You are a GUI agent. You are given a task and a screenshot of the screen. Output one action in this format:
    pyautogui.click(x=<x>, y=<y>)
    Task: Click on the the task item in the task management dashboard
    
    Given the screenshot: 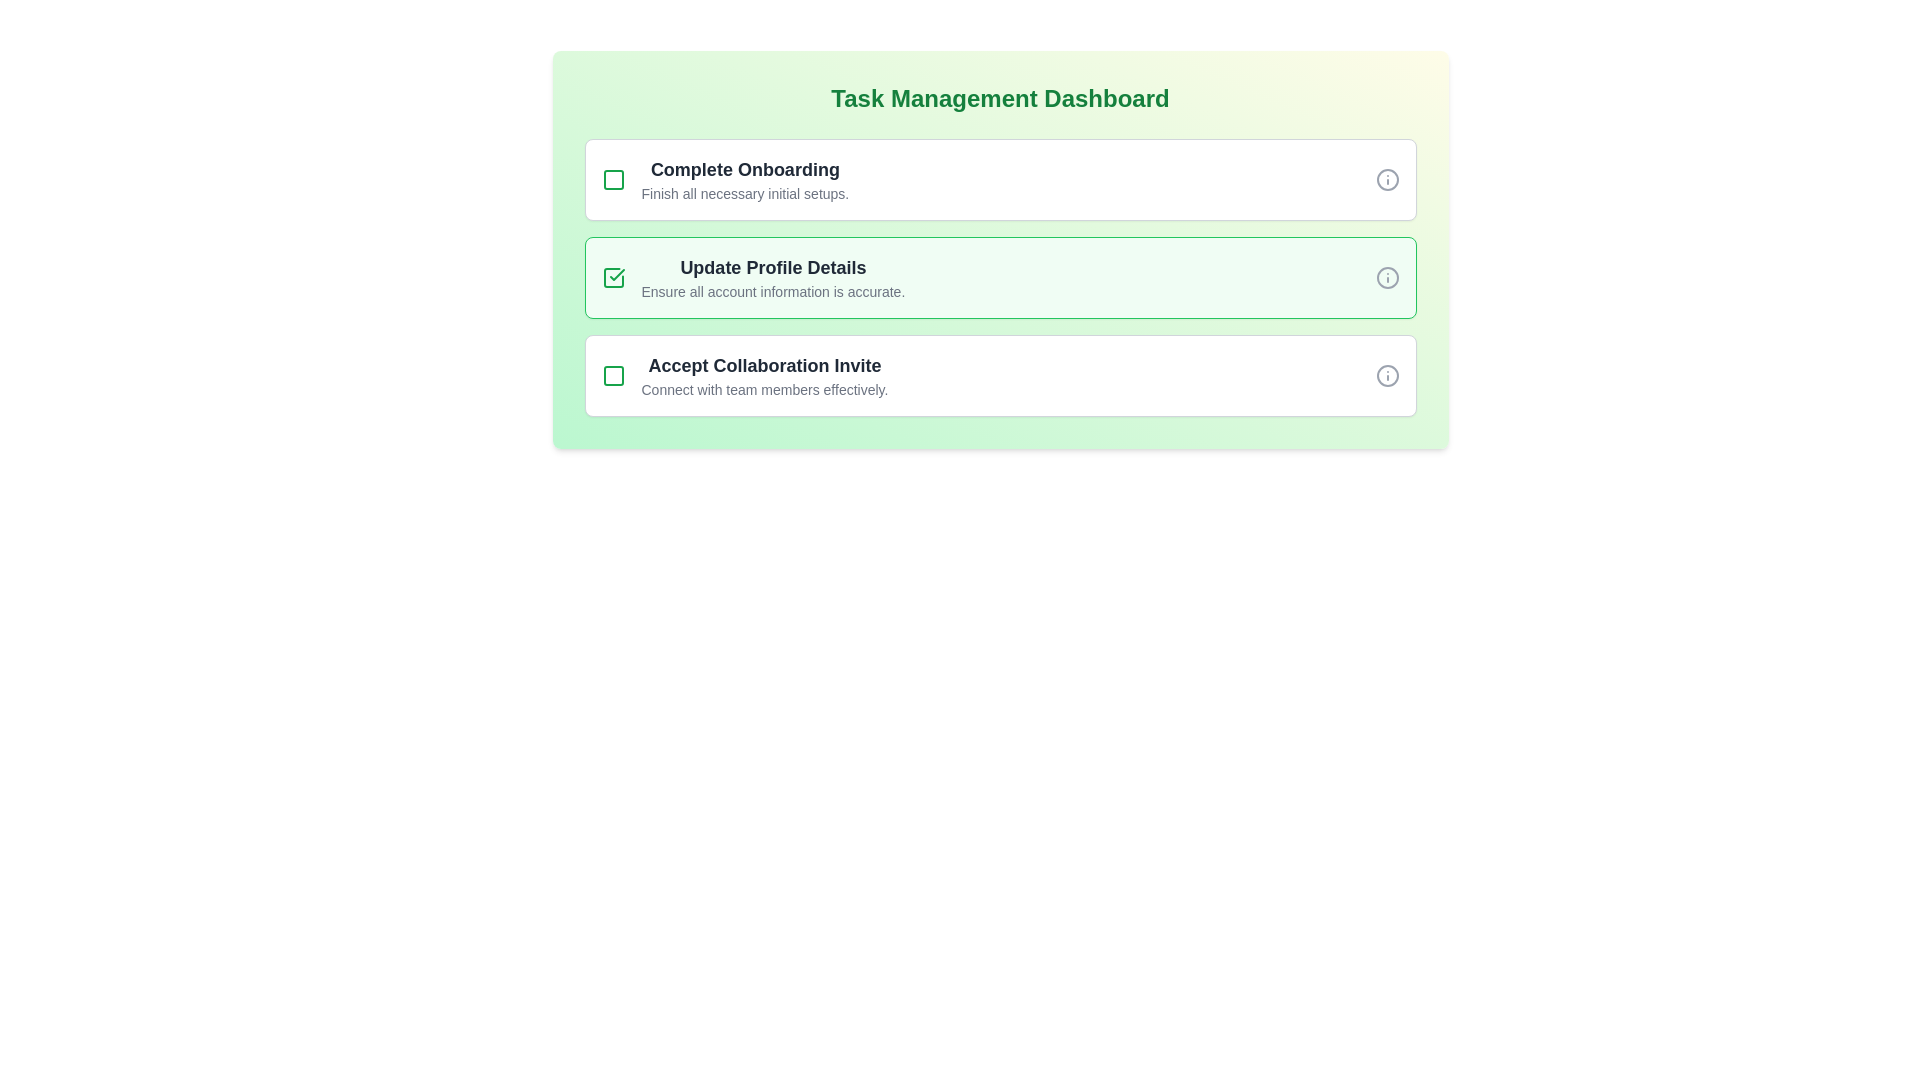 What is the action you would take?
    pyautogui.click(x=1000, y=277)
    